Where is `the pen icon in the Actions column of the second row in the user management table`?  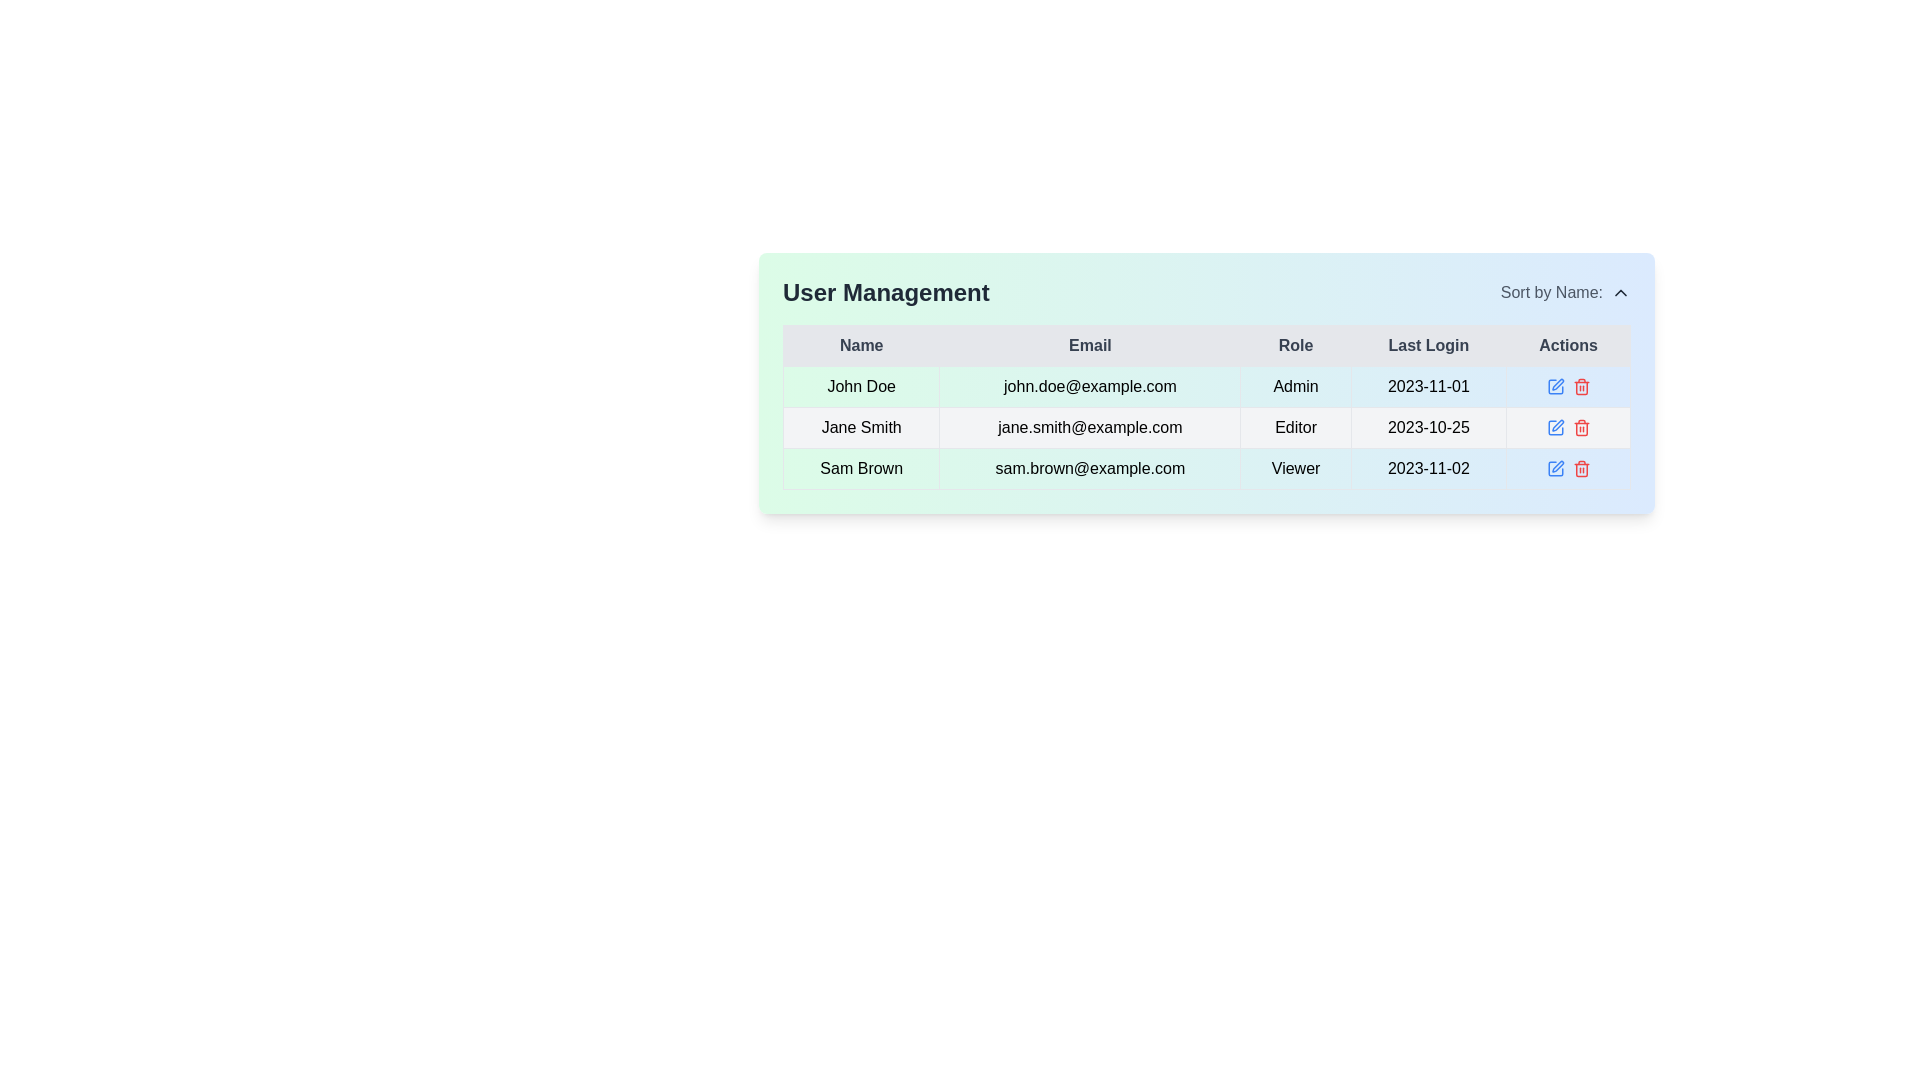 the pen icon in the Actions column of the second row in the user management table is located at coordinates (1556, 384).